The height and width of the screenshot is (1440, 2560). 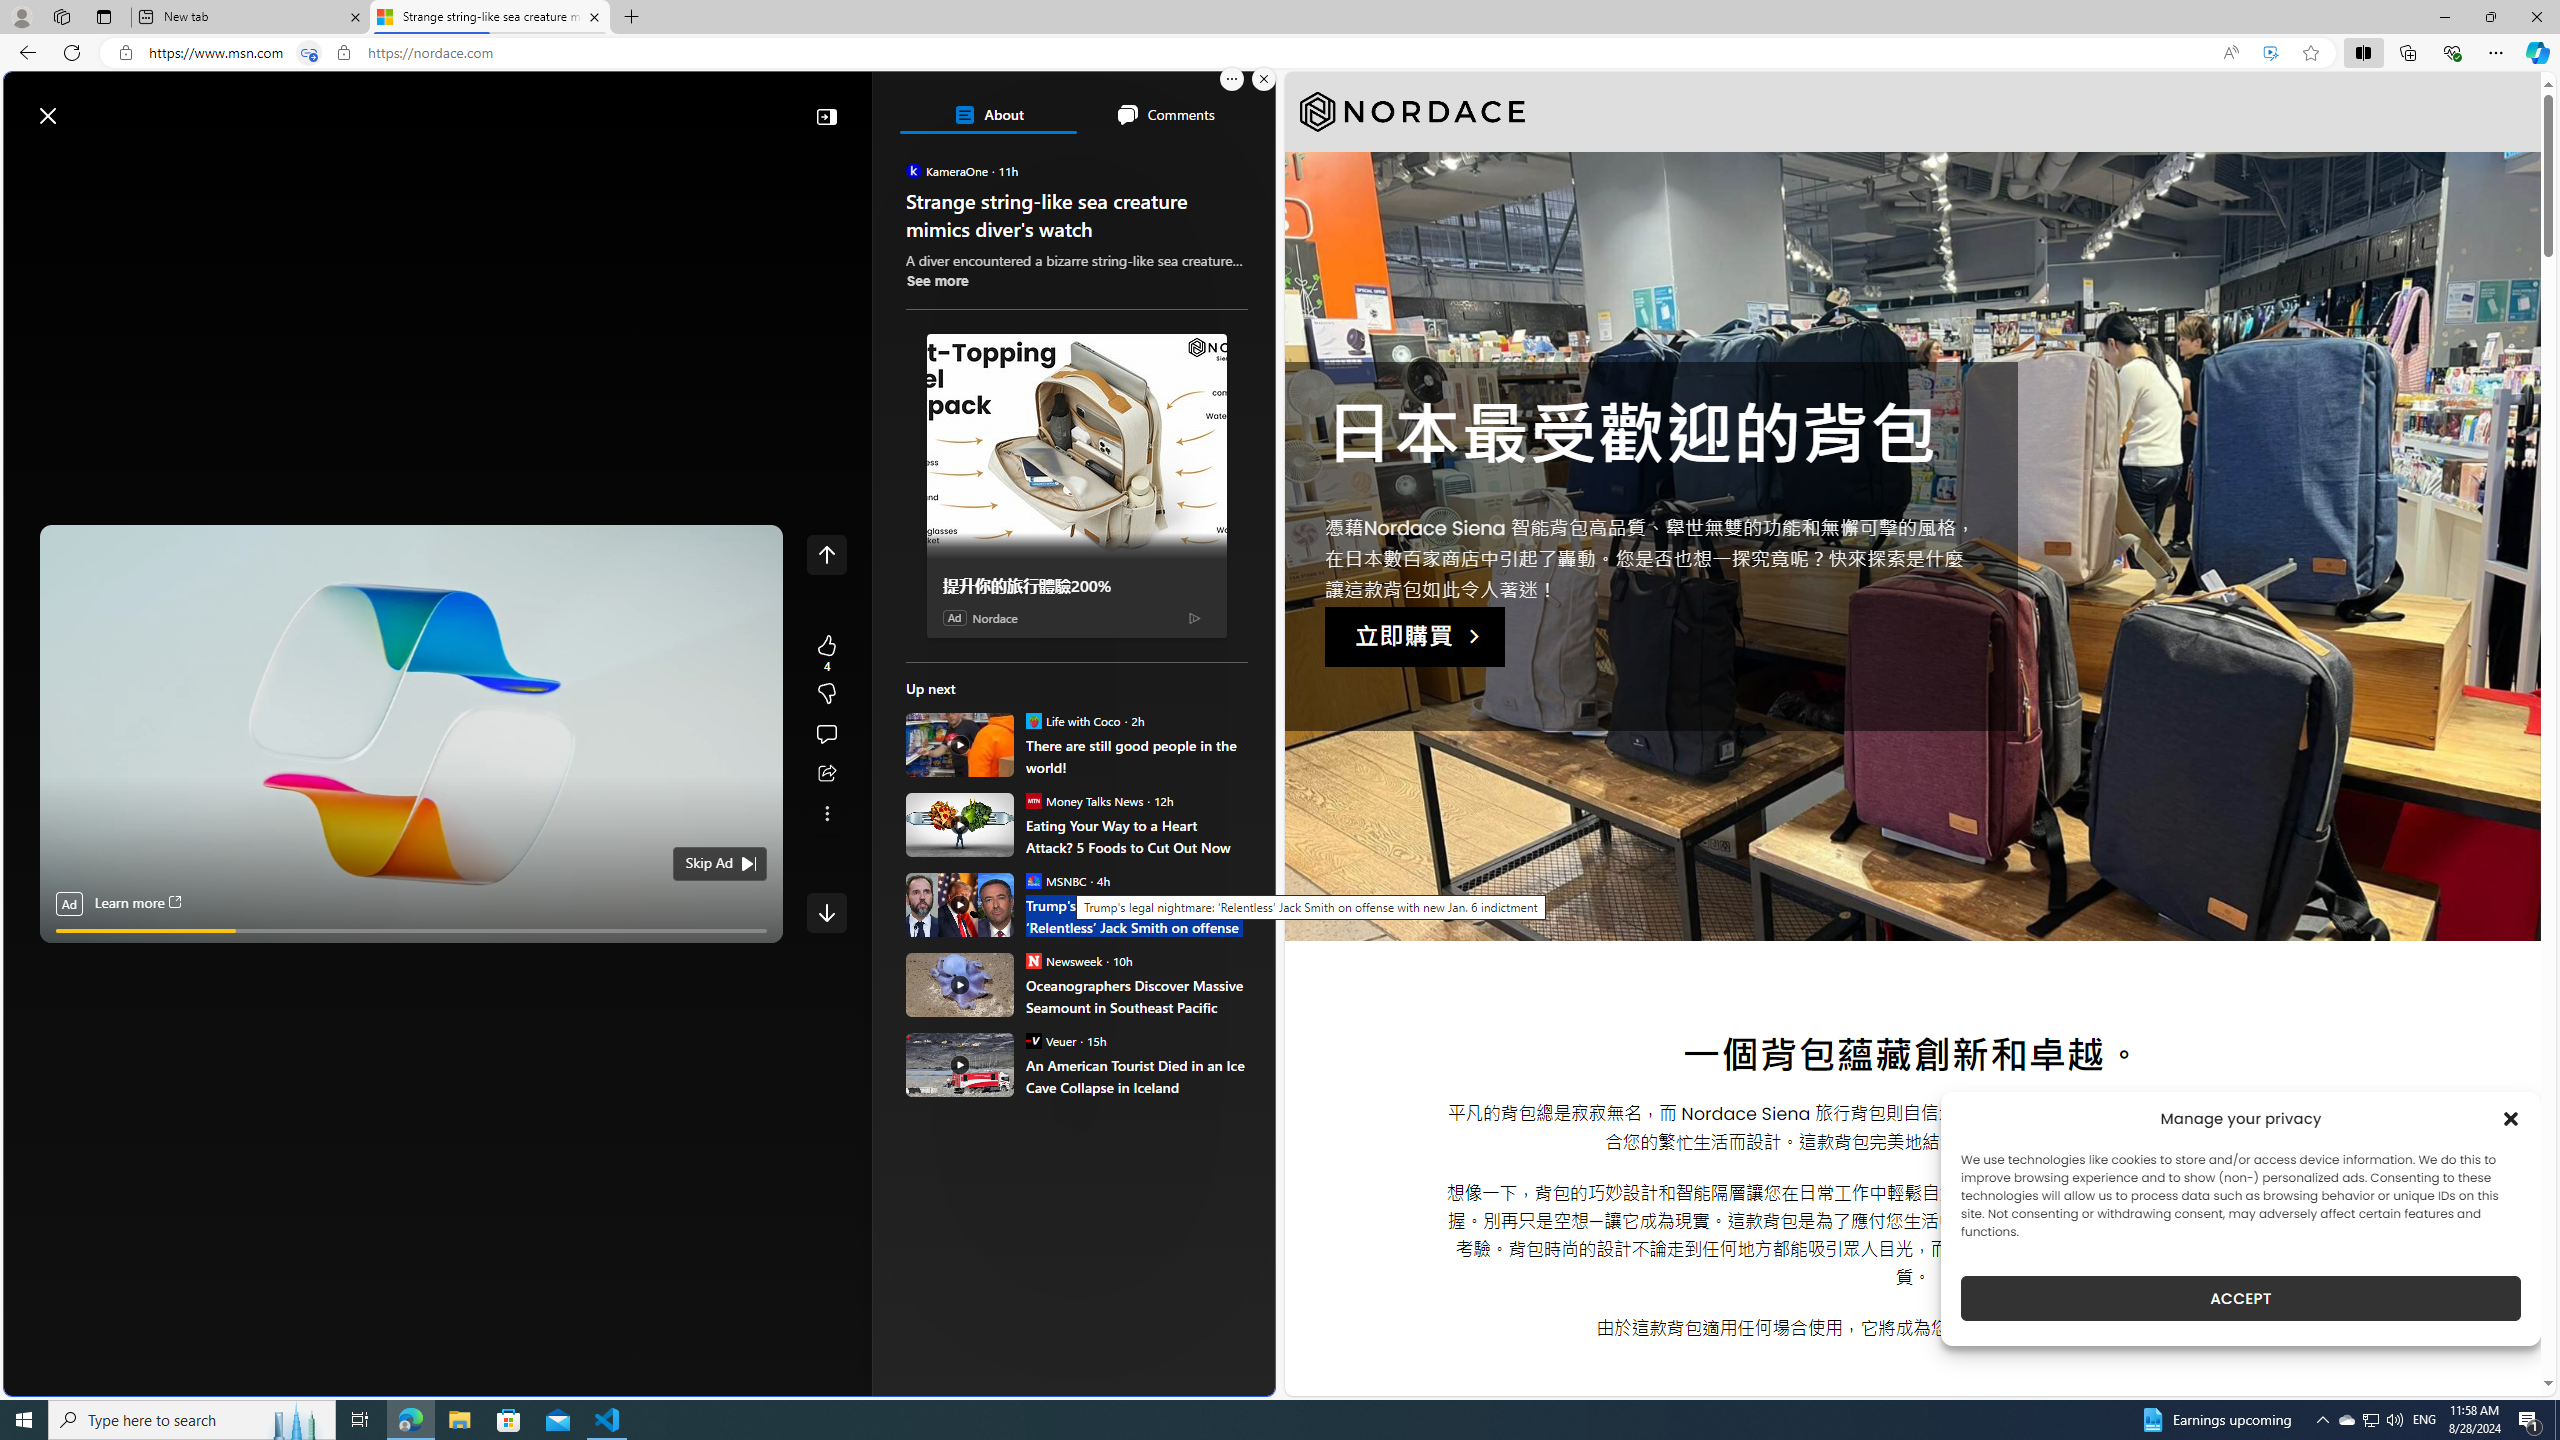 What do you see at coordinates (1049, 1039) in the screenshot?
I see `'Veuer Veuer'` at bounding box center [1049, 1039].